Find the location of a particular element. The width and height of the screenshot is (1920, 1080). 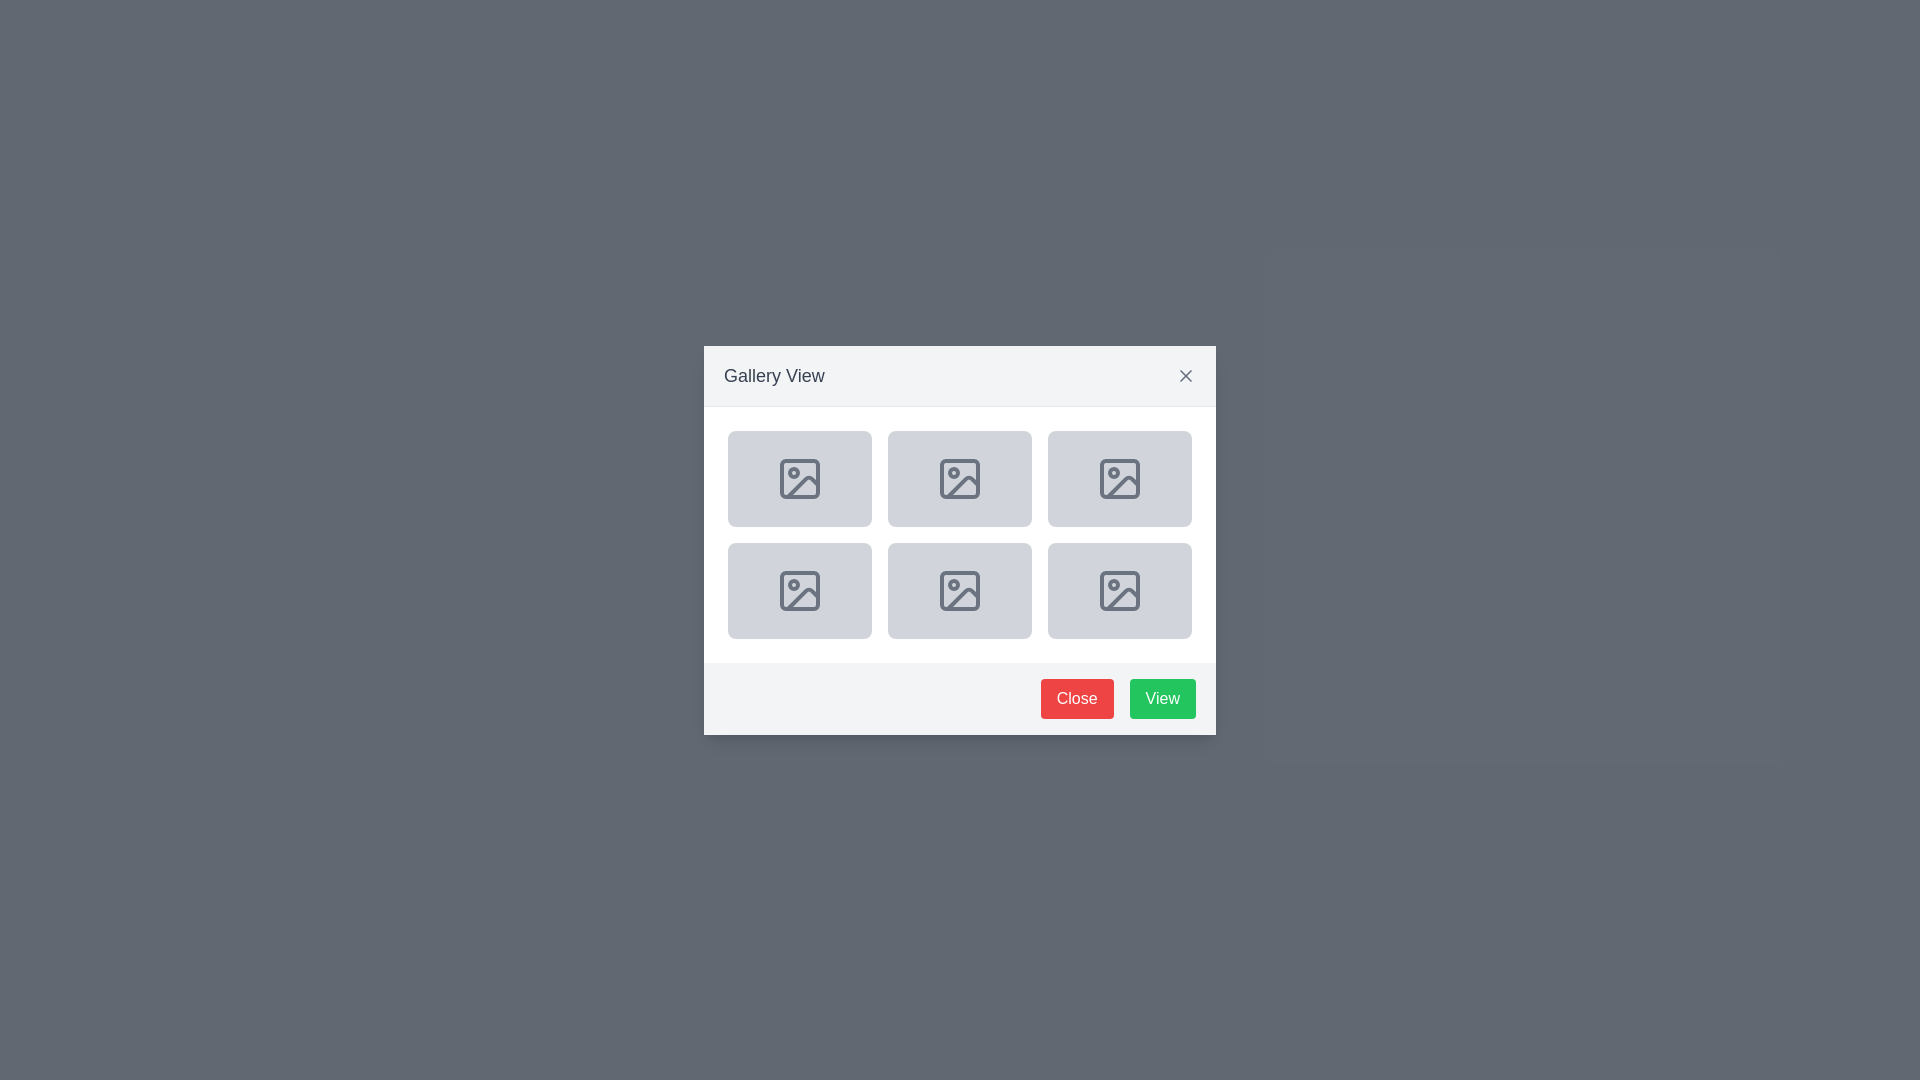

the red 'Close' button with white text is located at coordinates (1076, 697).